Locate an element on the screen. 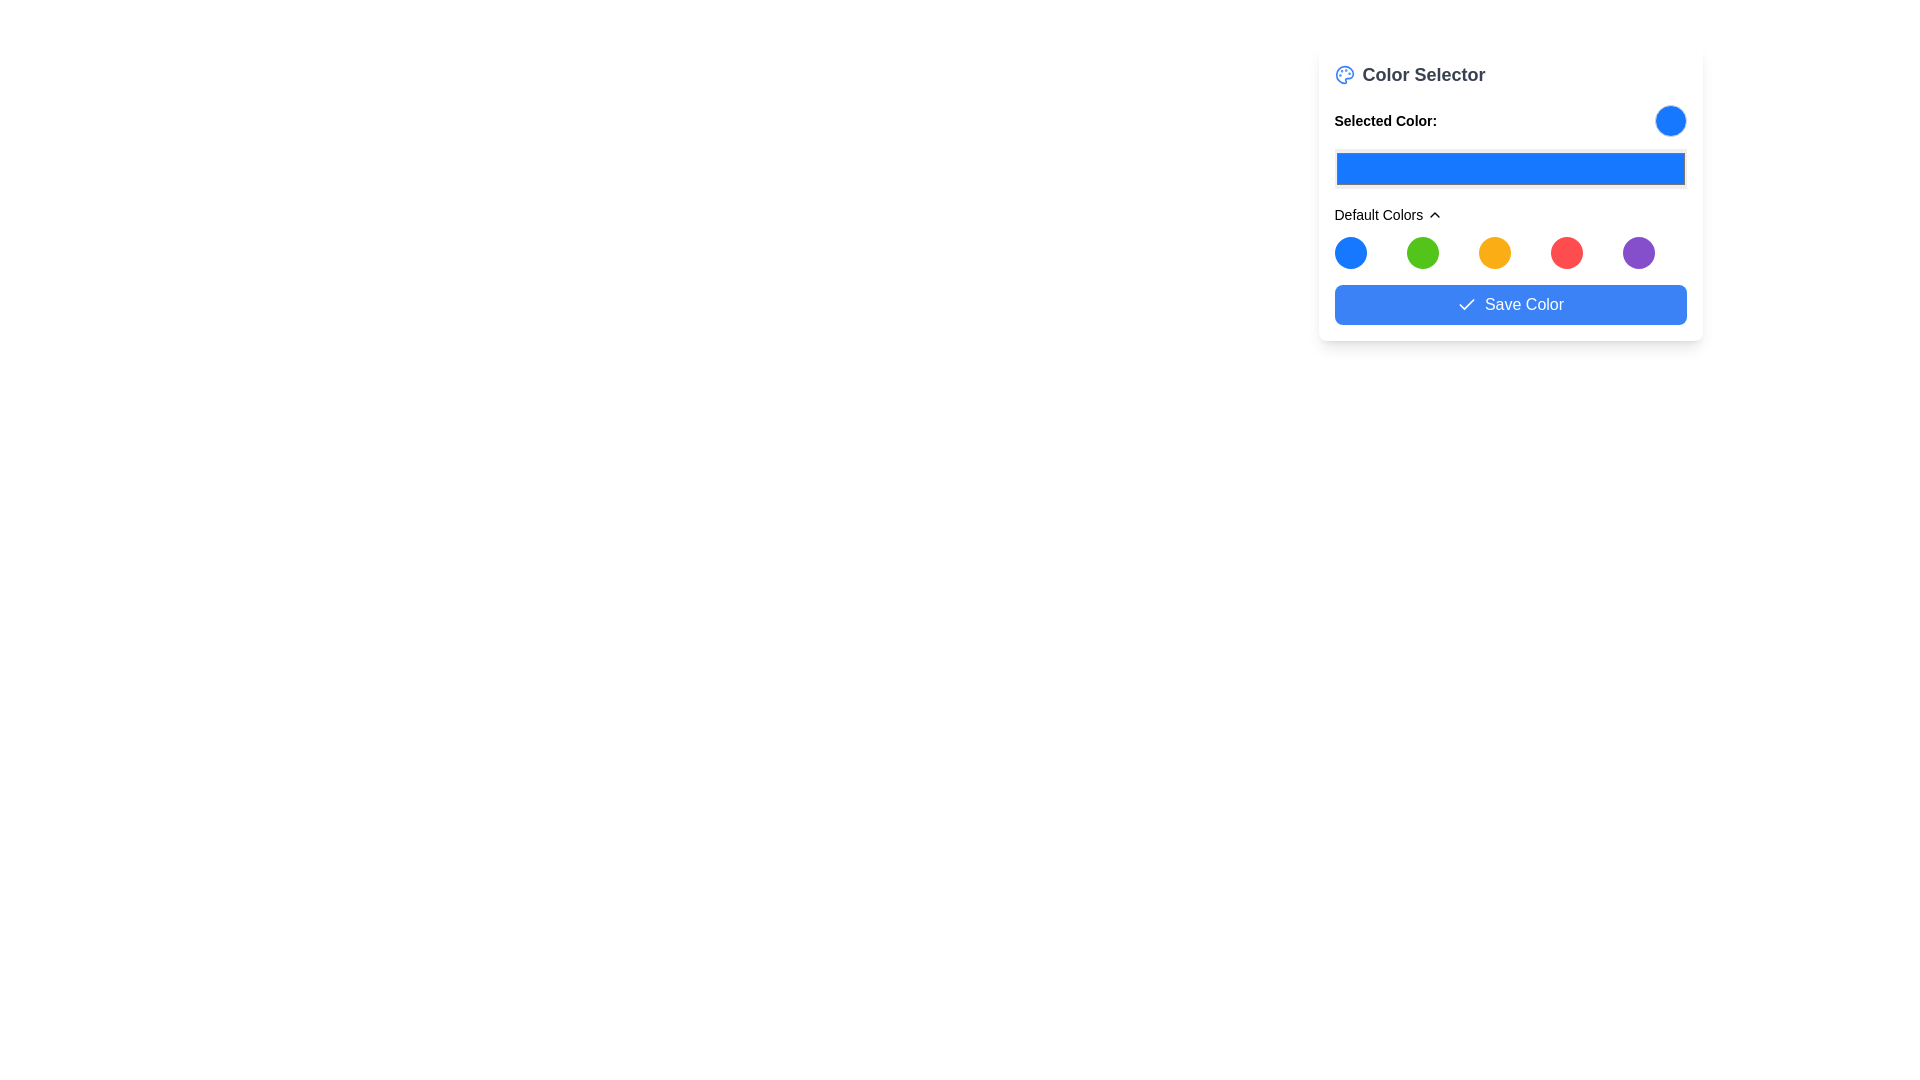 The image size is (1920, 1080). the vivid orange circular color option, which is the third in a row of five color circles beneath the 'Default Colors' title is located at coordinates (1494, 252).